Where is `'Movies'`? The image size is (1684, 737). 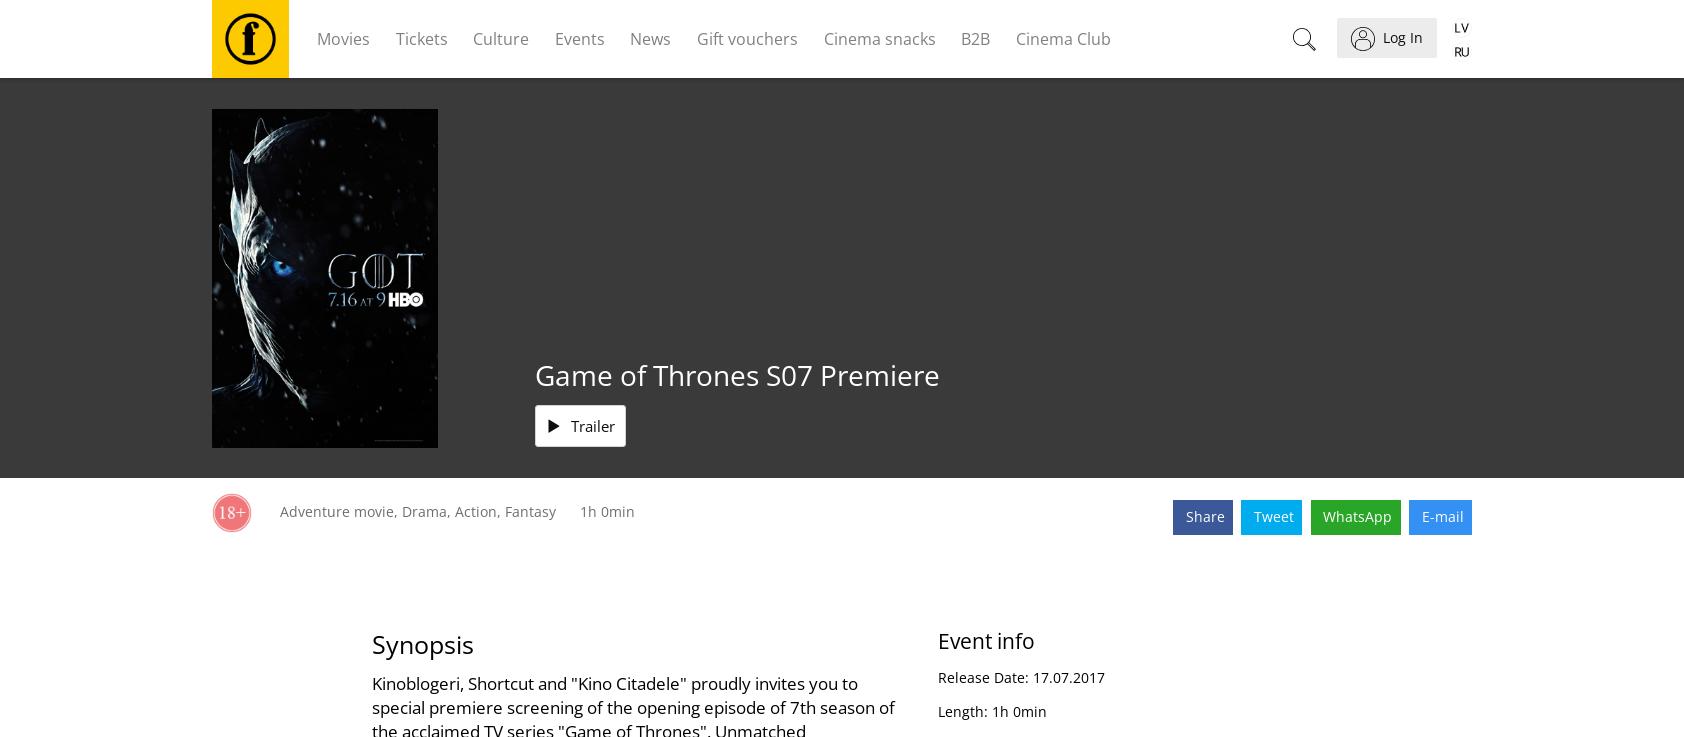
'Movies' is located at coordinates (343, 37).